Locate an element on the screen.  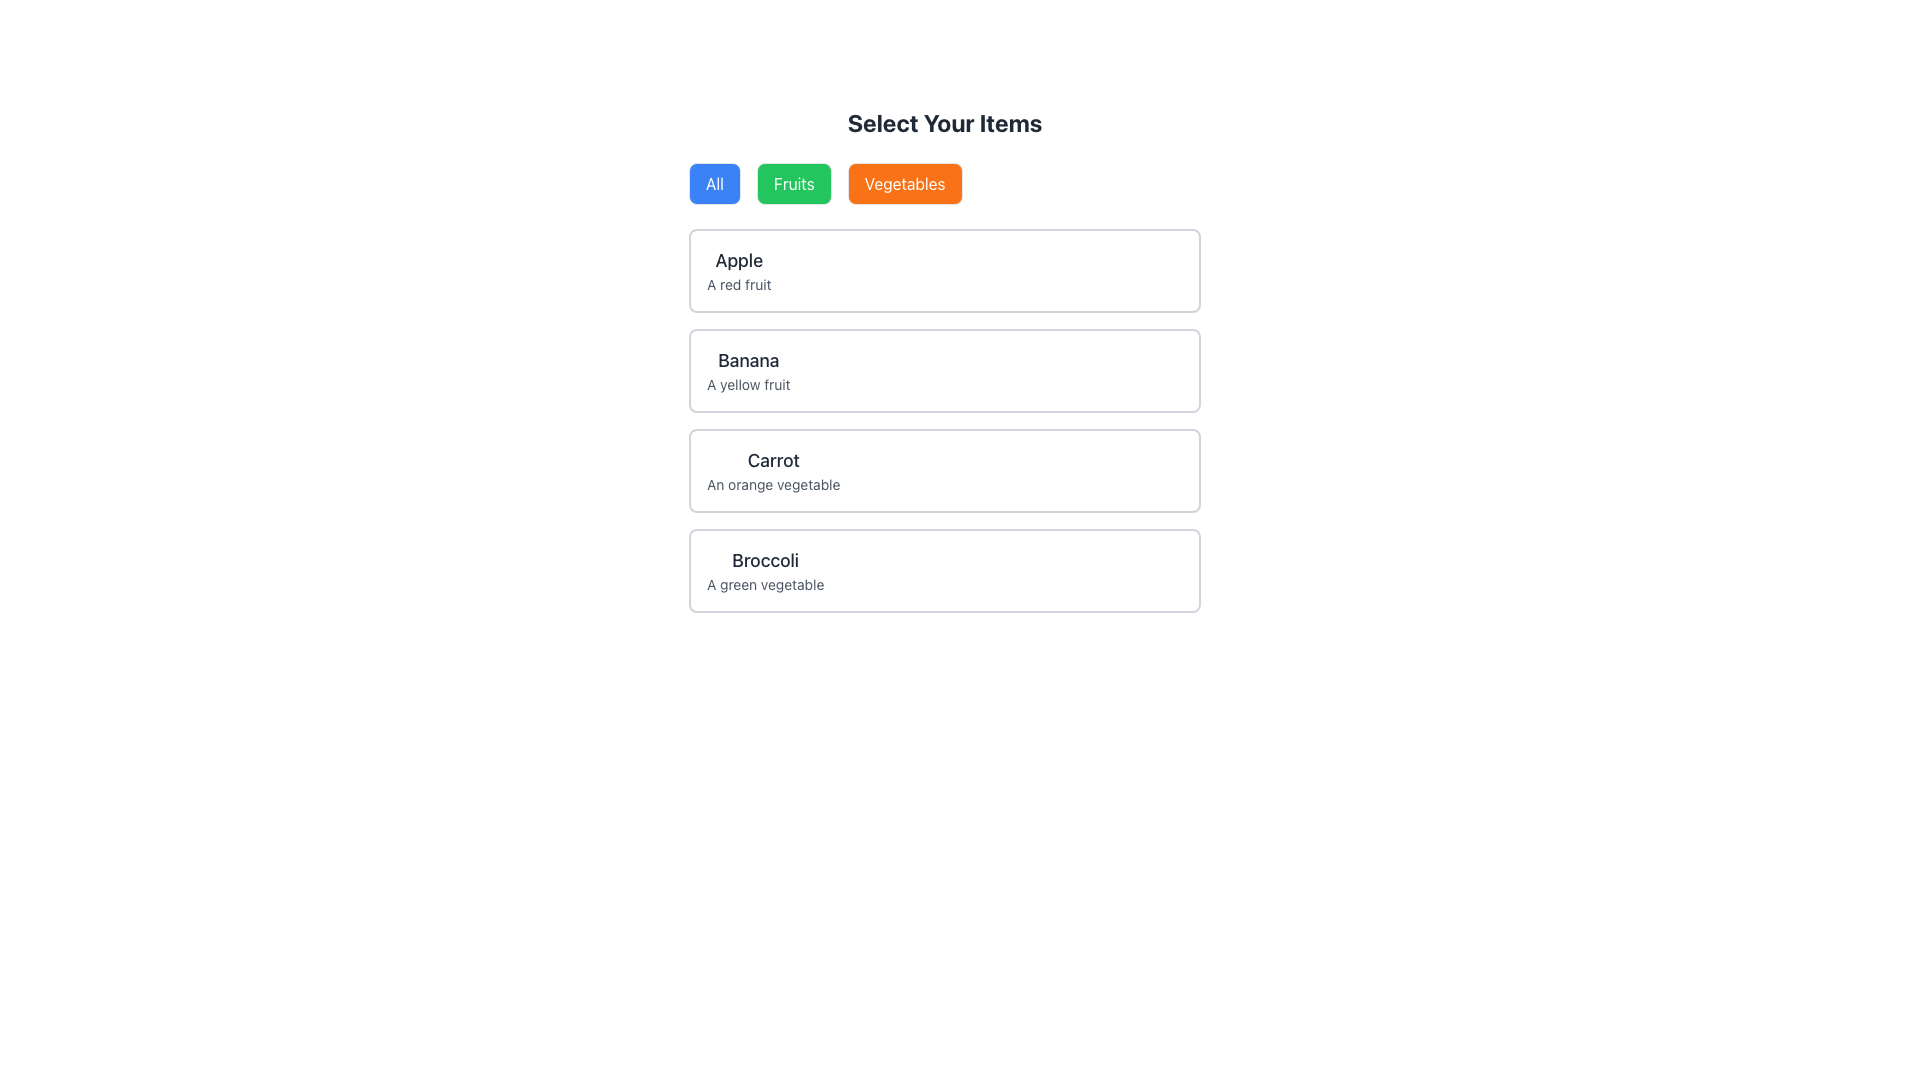
the informational card displaying 'Broccoli' with the description 'A green vegetable', which is the fourth card in the 'Select Your Items' section, located below the 'Carrot' card is located at coordinates (944, 570).